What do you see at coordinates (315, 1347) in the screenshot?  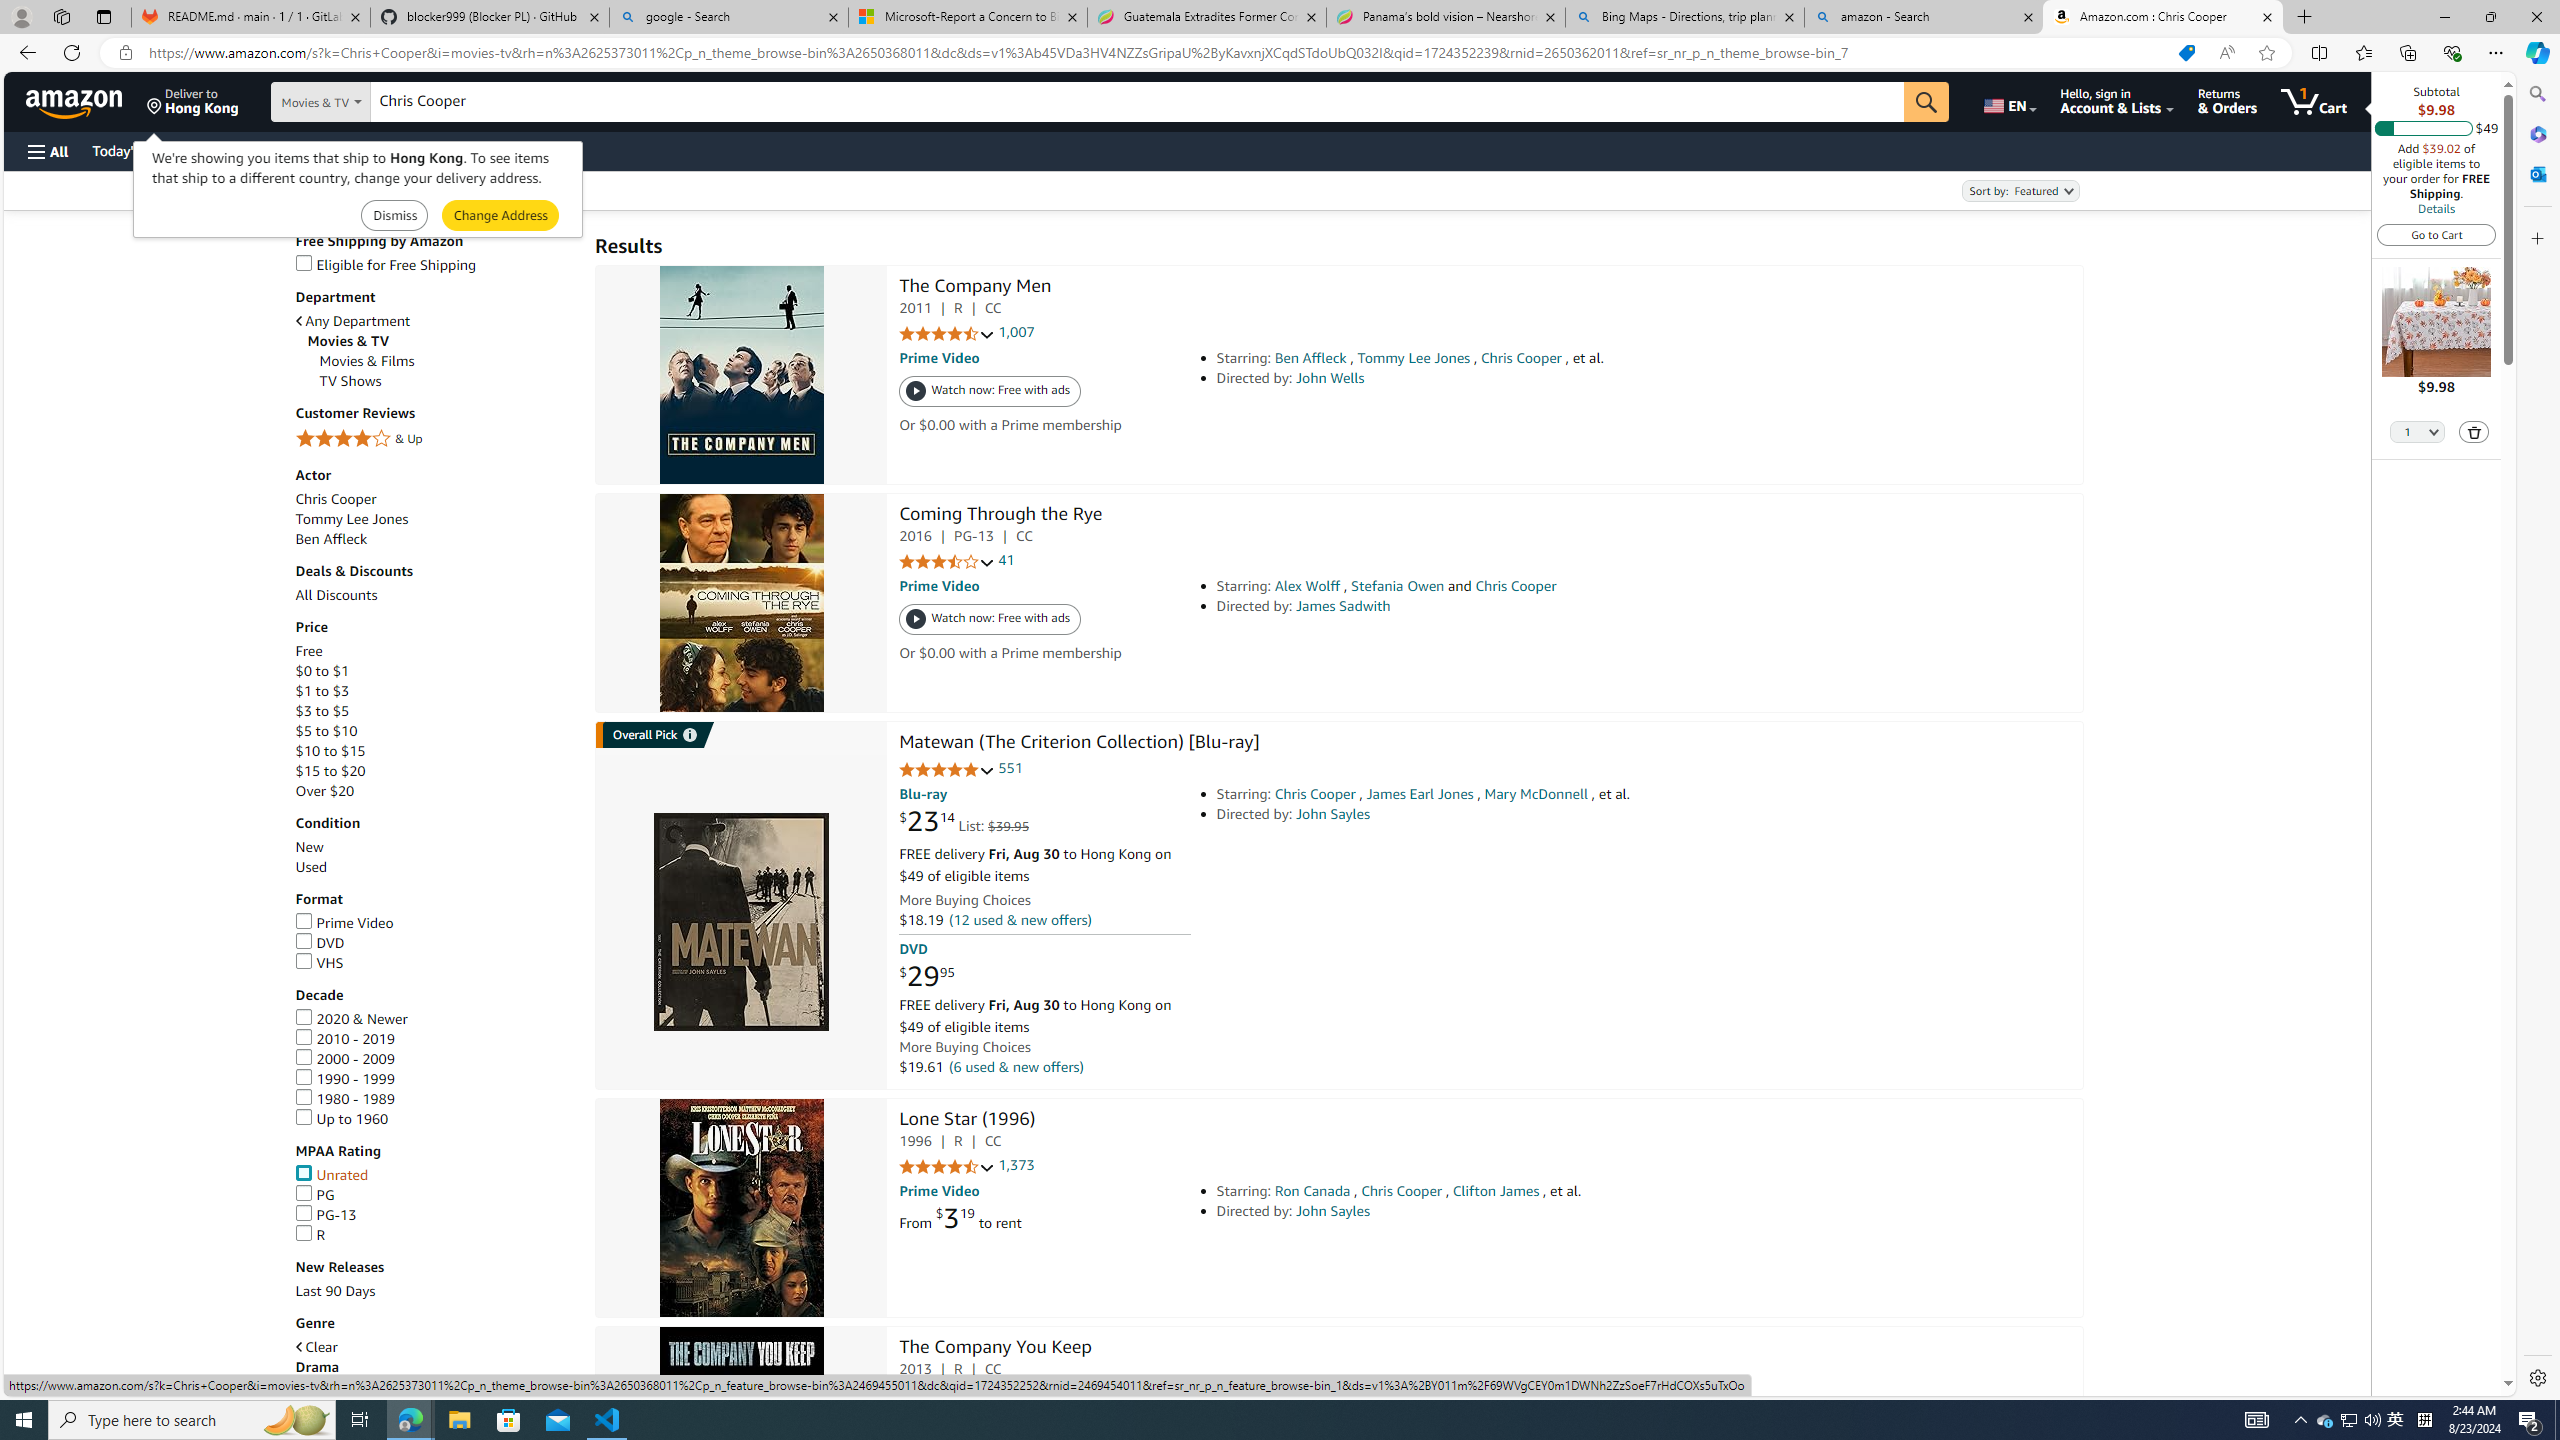 I see `'Clear'` at bounding box center [315, 1347].